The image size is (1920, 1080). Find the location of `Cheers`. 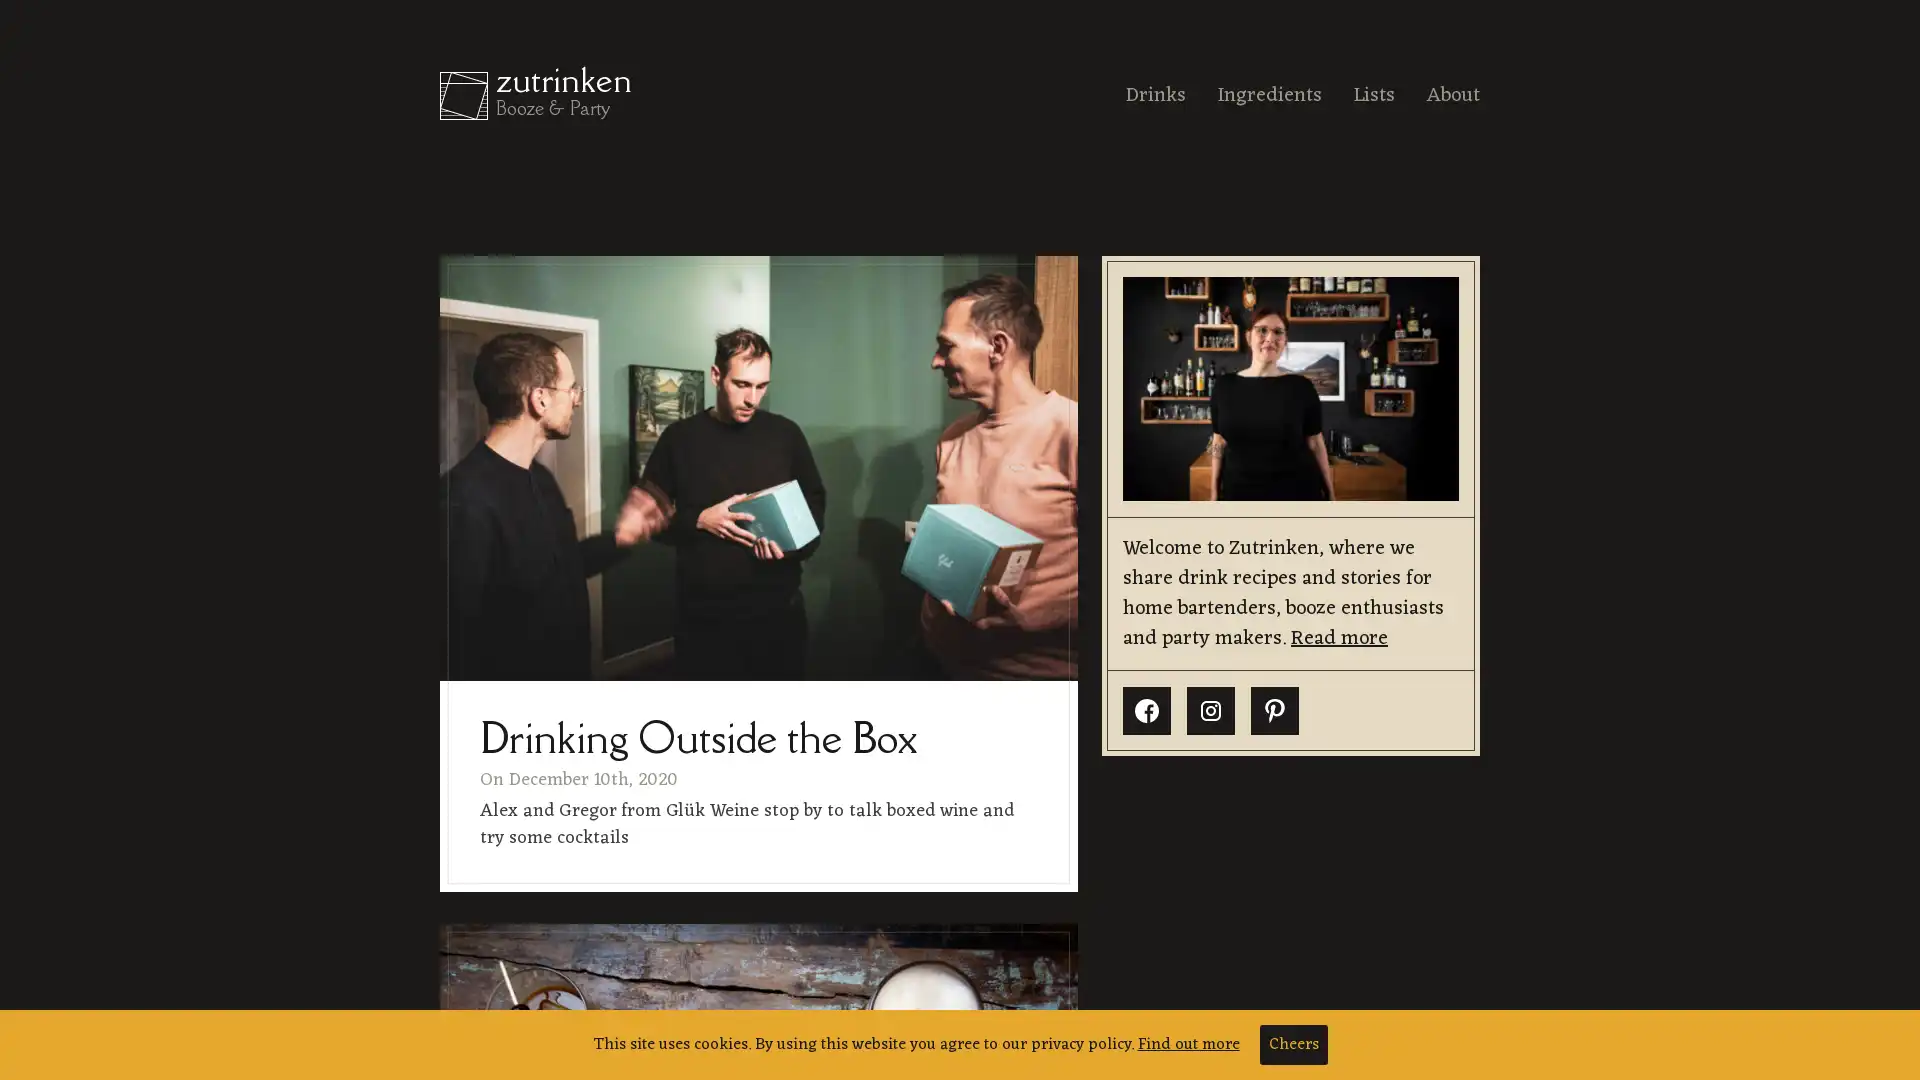

Cheers is located at coordinates (1292, 1044).